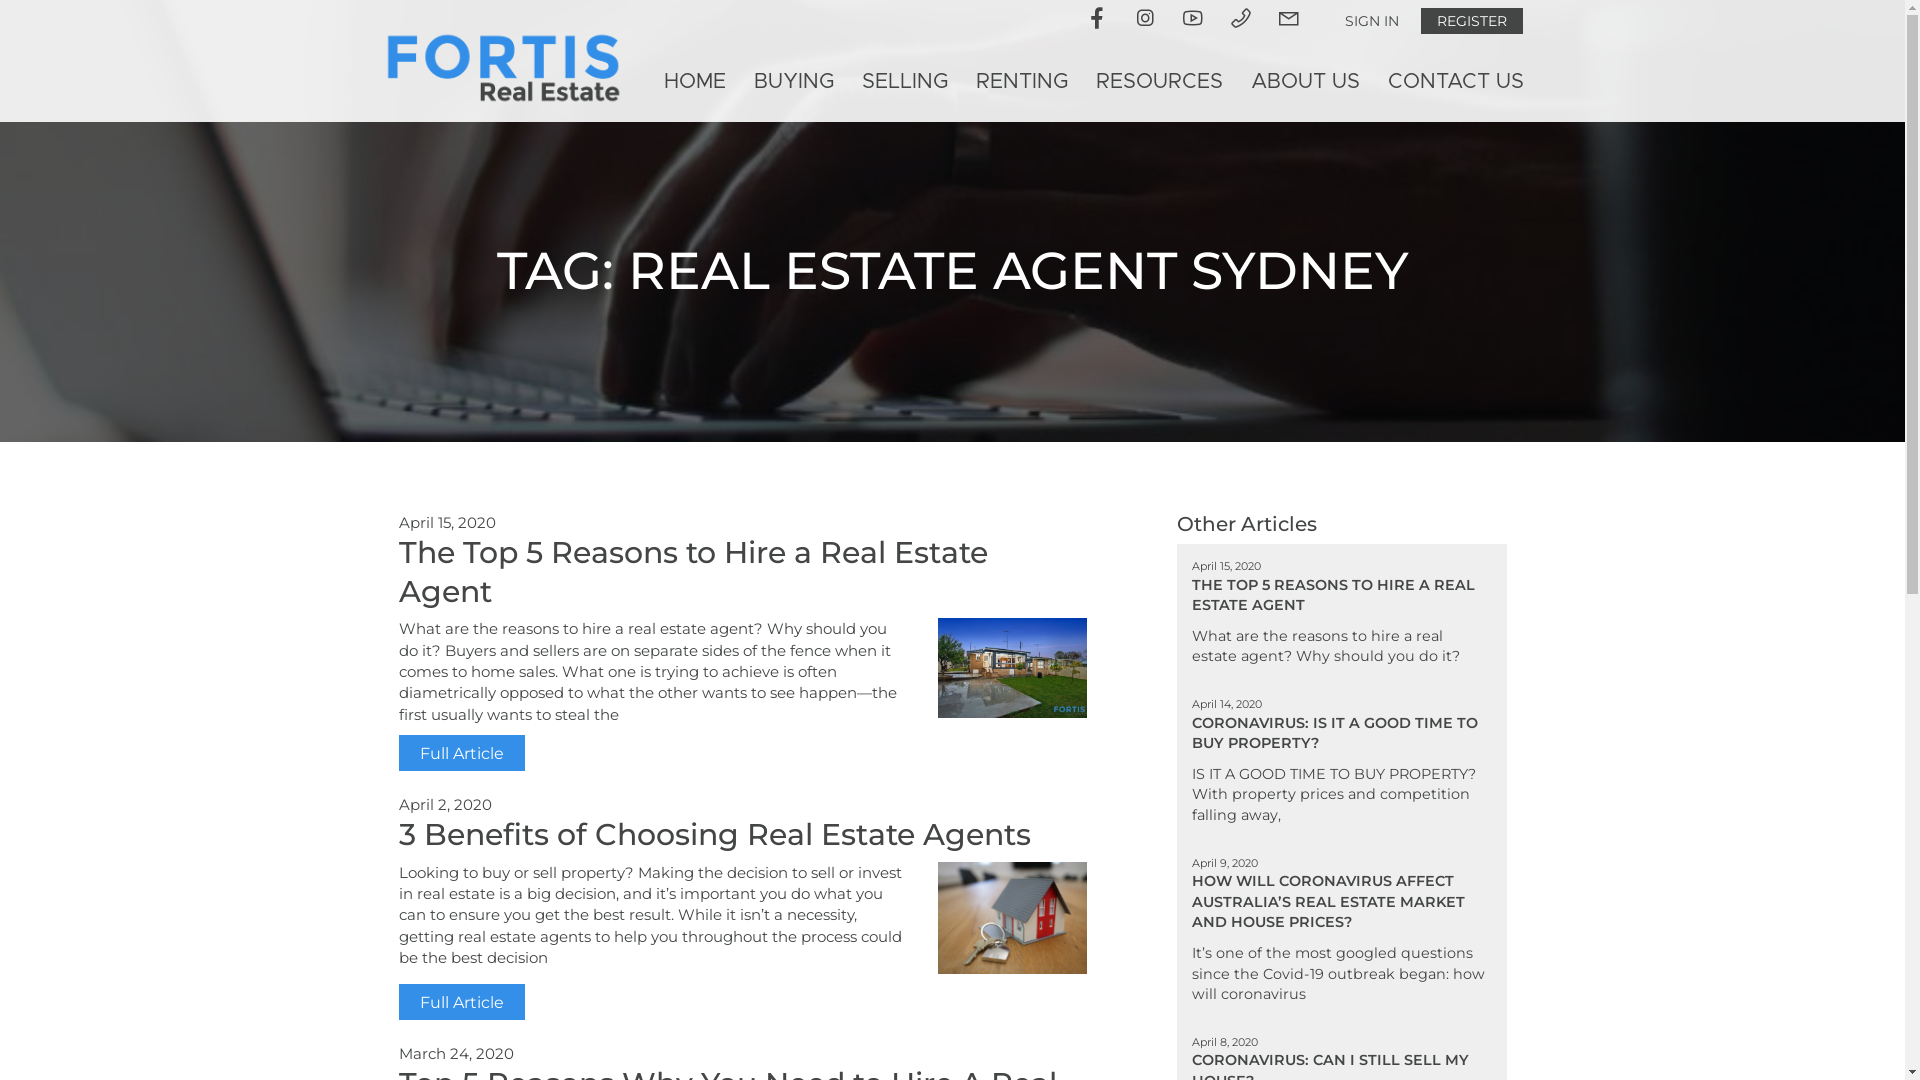  What do you see at coordinates (459, 1002) in the screenshot?
I see `'Full Article'` at bounding box center [459, 1002].